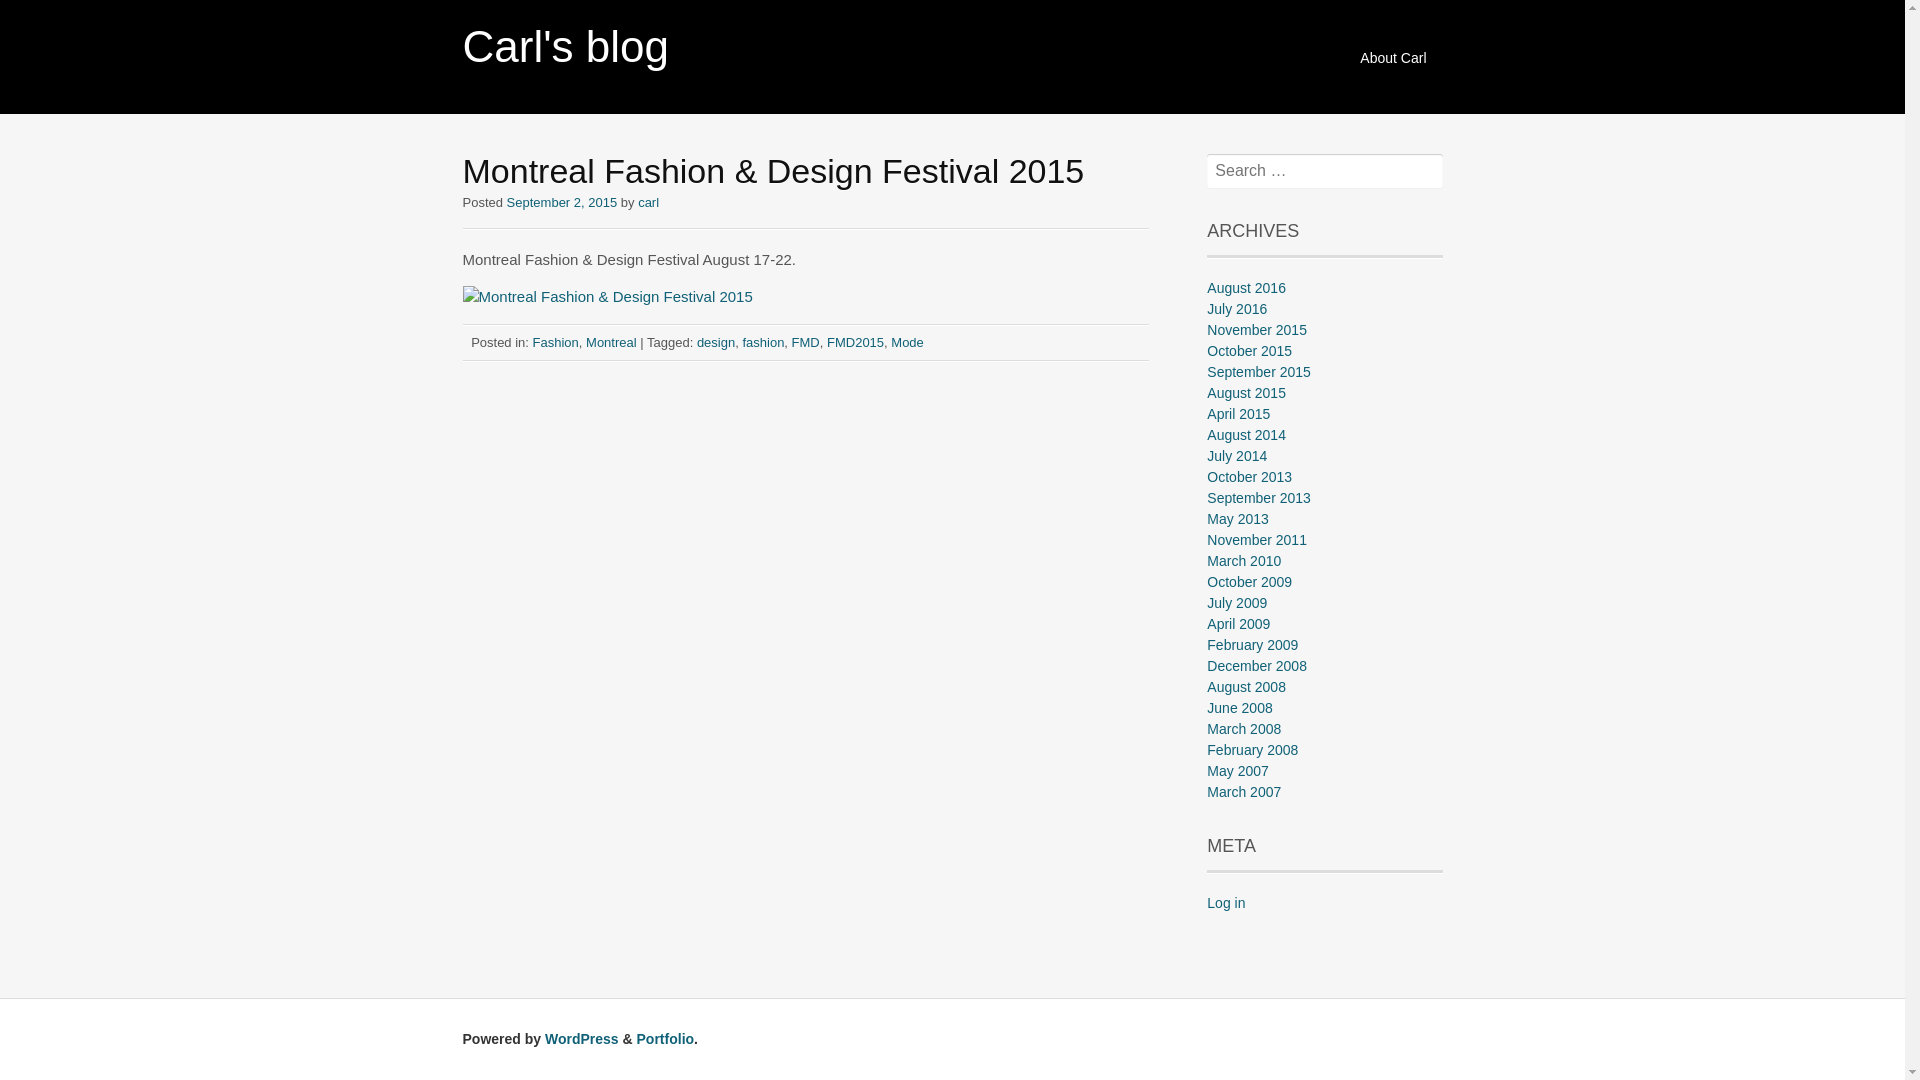 The height and width of the screenshot is (1080, 1920). What do you see at coordinates (561, 202) in the screenshot?
I see `'September 2, 2015'` at bounding box center [561, 202].